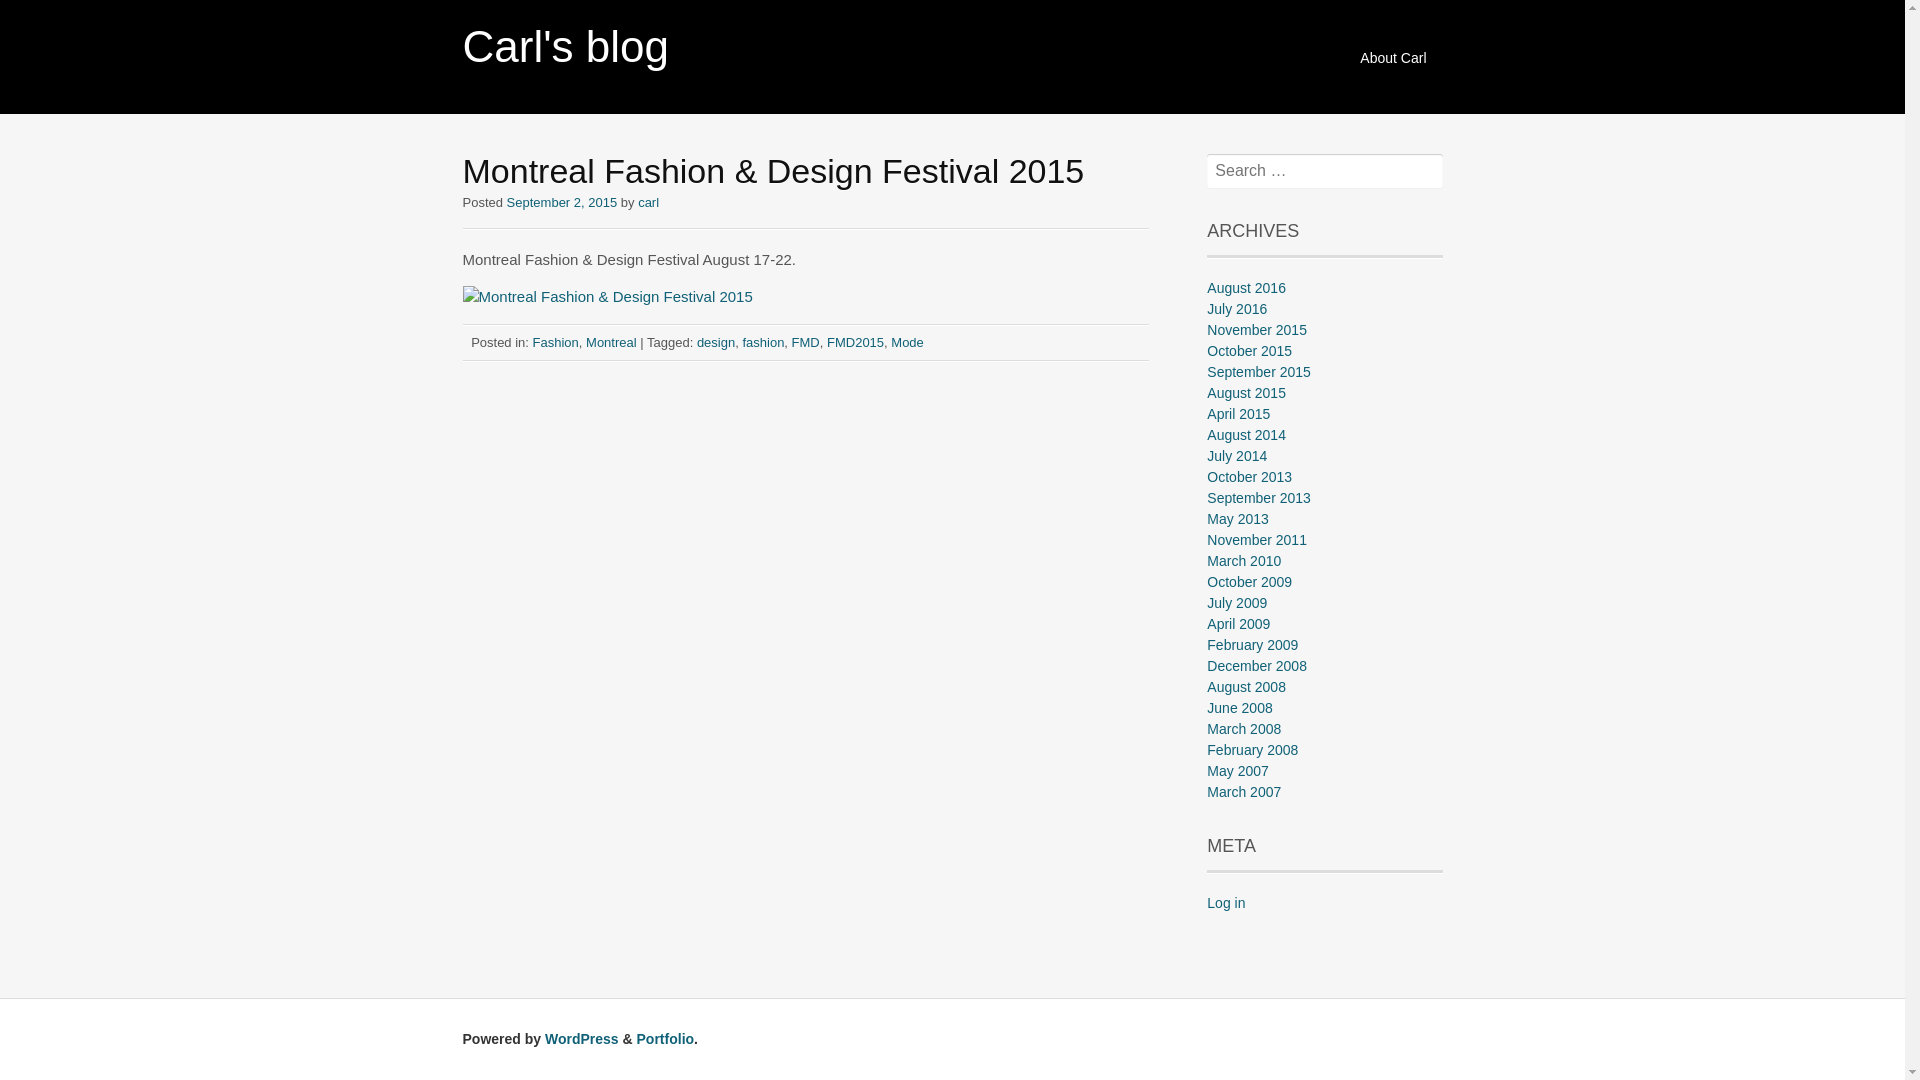 The height and width of the screenshot is (1080, 1920). What do you see at coordinates (561, 202) in the screenshot?
I see `'September 2, 2015'` at bounding box center [561, 202].